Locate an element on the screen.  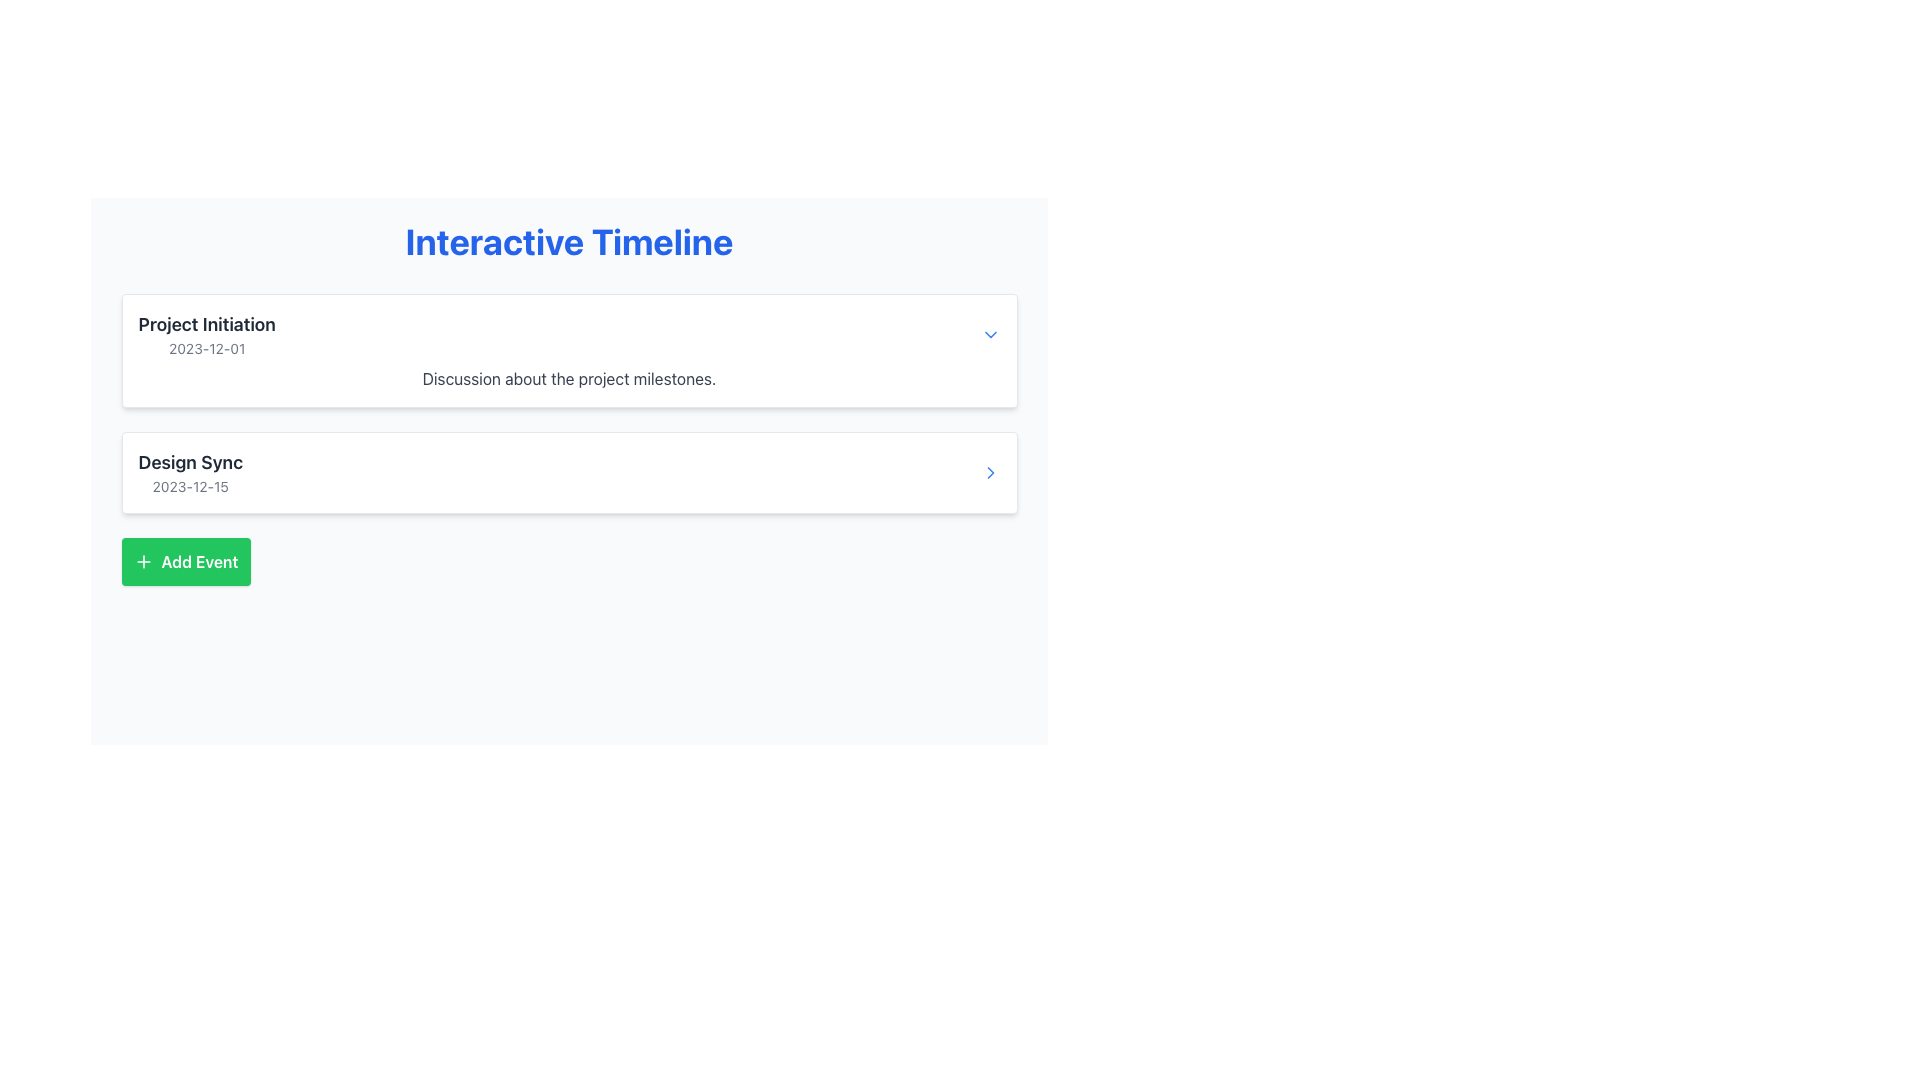
the static text element that represents the date, positioned centrally below the 'Project Initiation' heading is located at coordinates (207, 347).